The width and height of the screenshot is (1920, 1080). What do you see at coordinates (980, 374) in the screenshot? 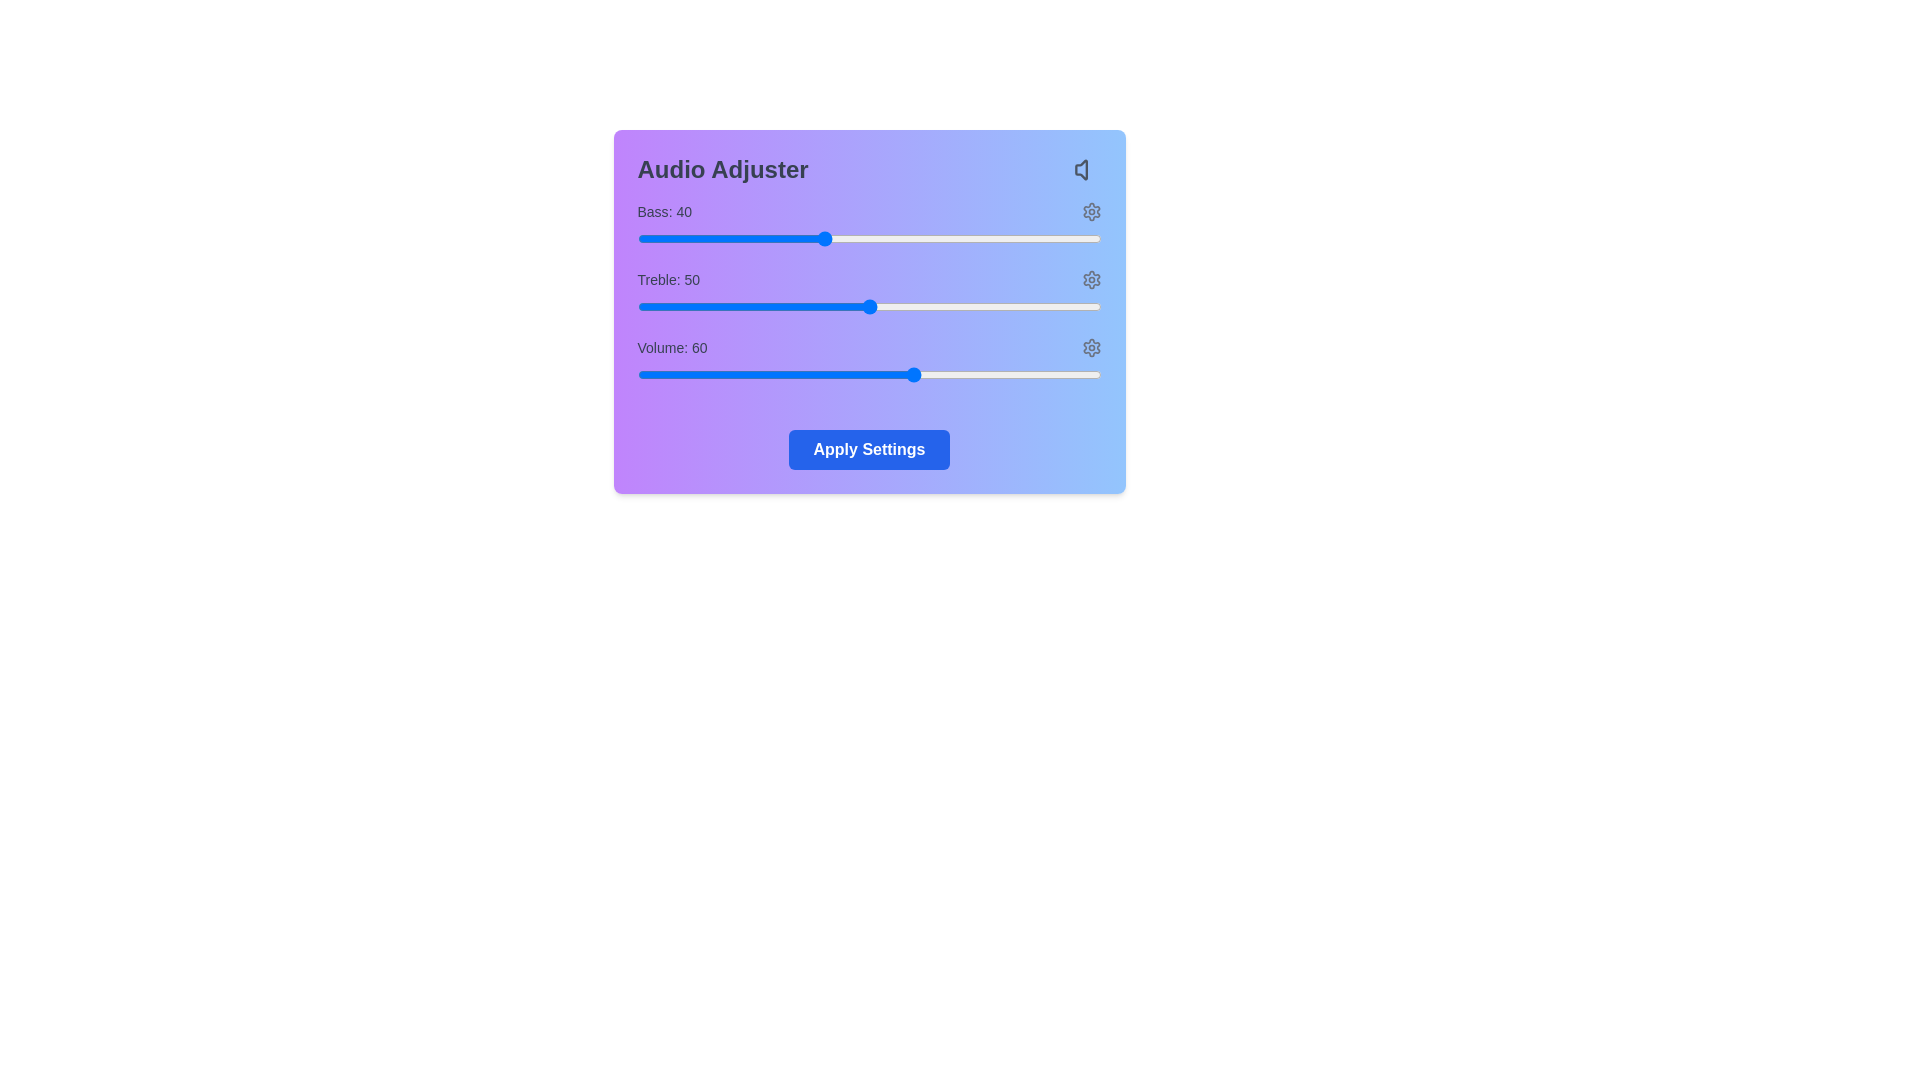
I see `the volume` at bounding box center [980, 374].